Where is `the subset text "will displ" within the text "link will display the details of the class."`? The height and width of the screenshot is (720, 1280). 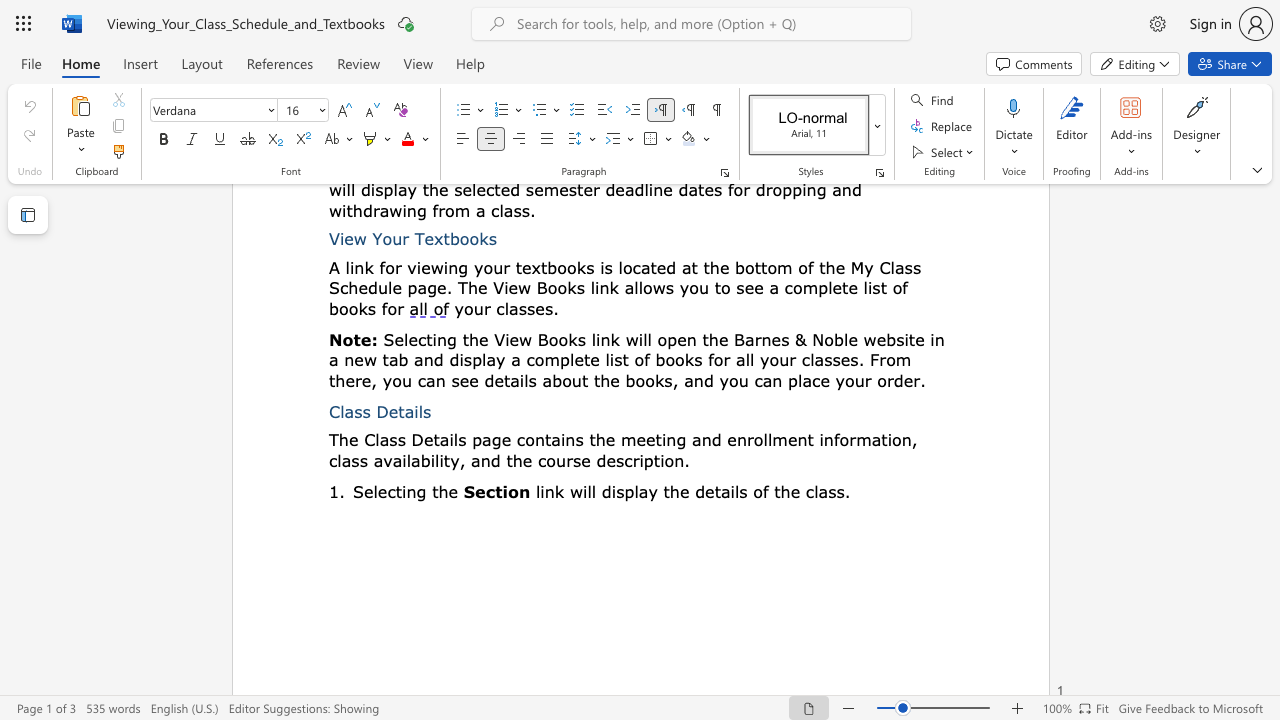 the subset text "will displ" within the text "link will display the details of the class." is located at coordinates (568, 491).